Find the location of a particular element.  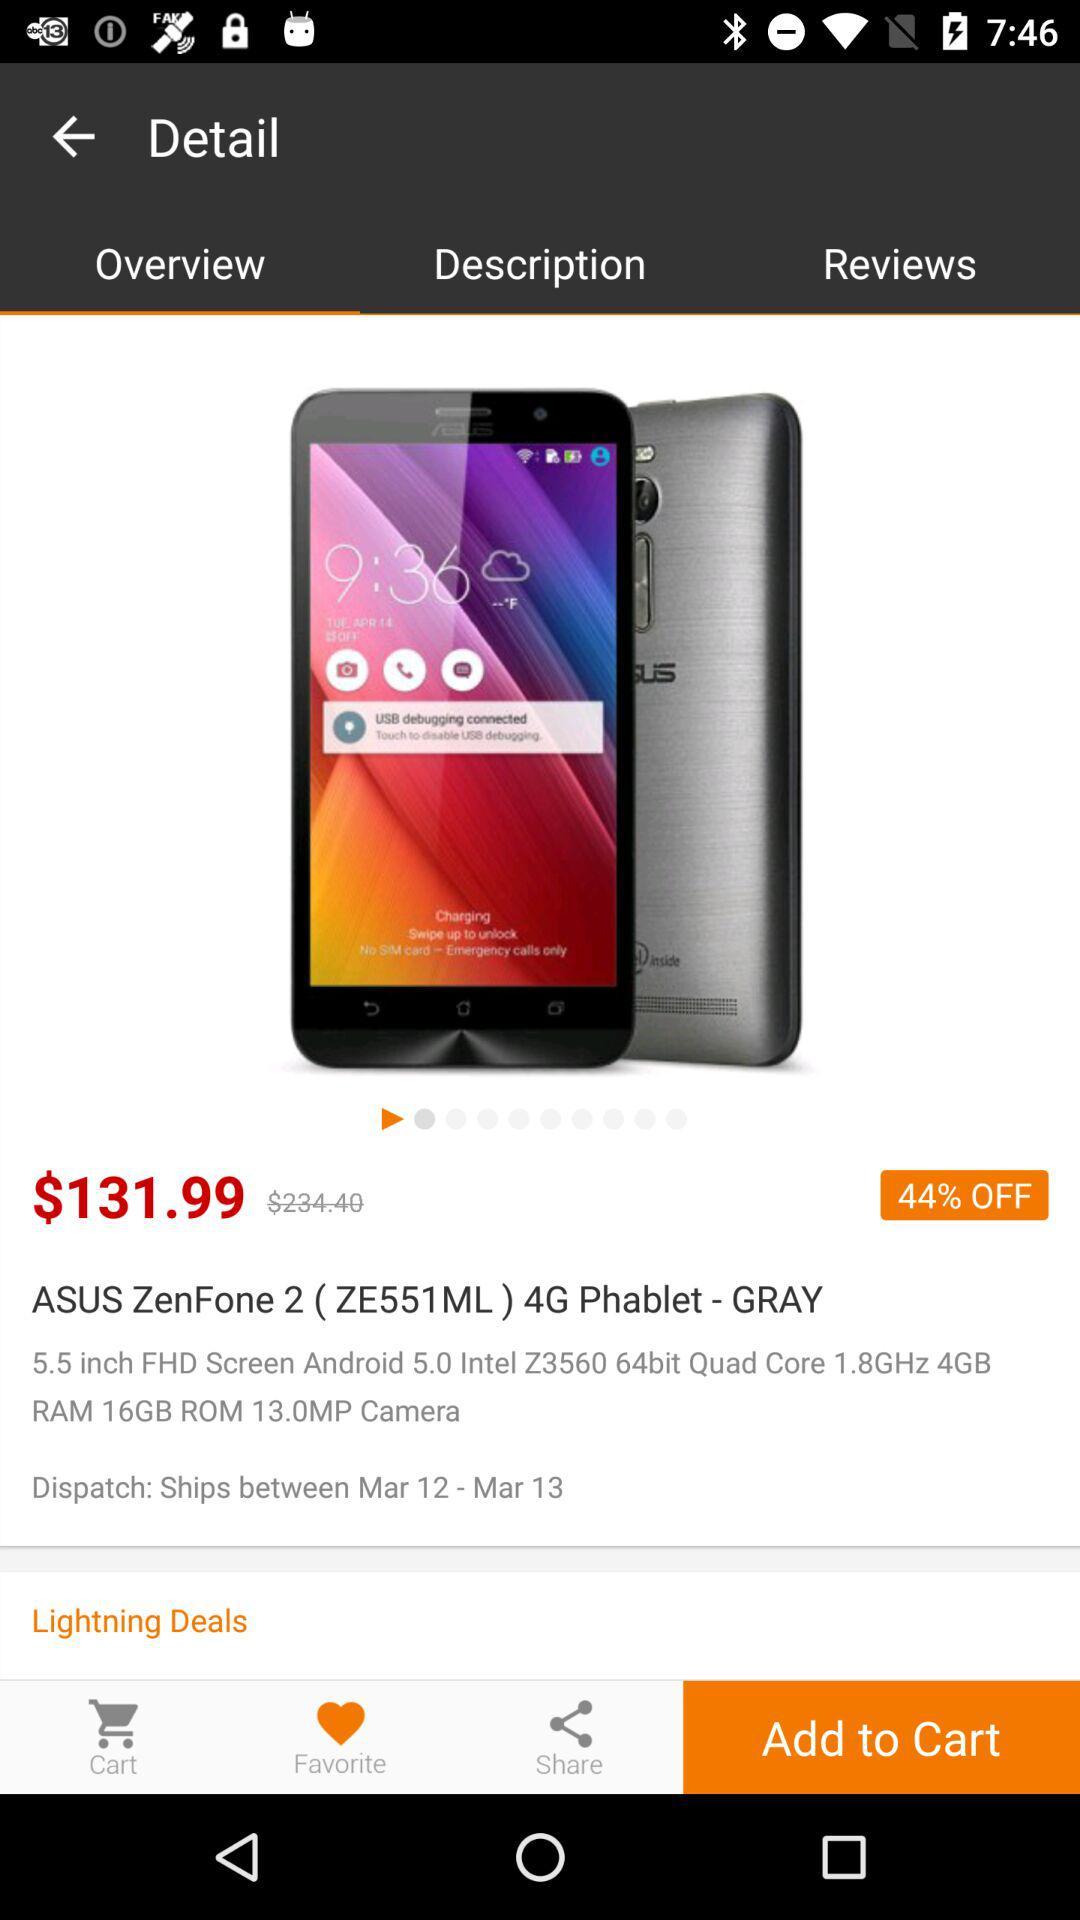

the item next to the description item is located at coordinates (180, 261).